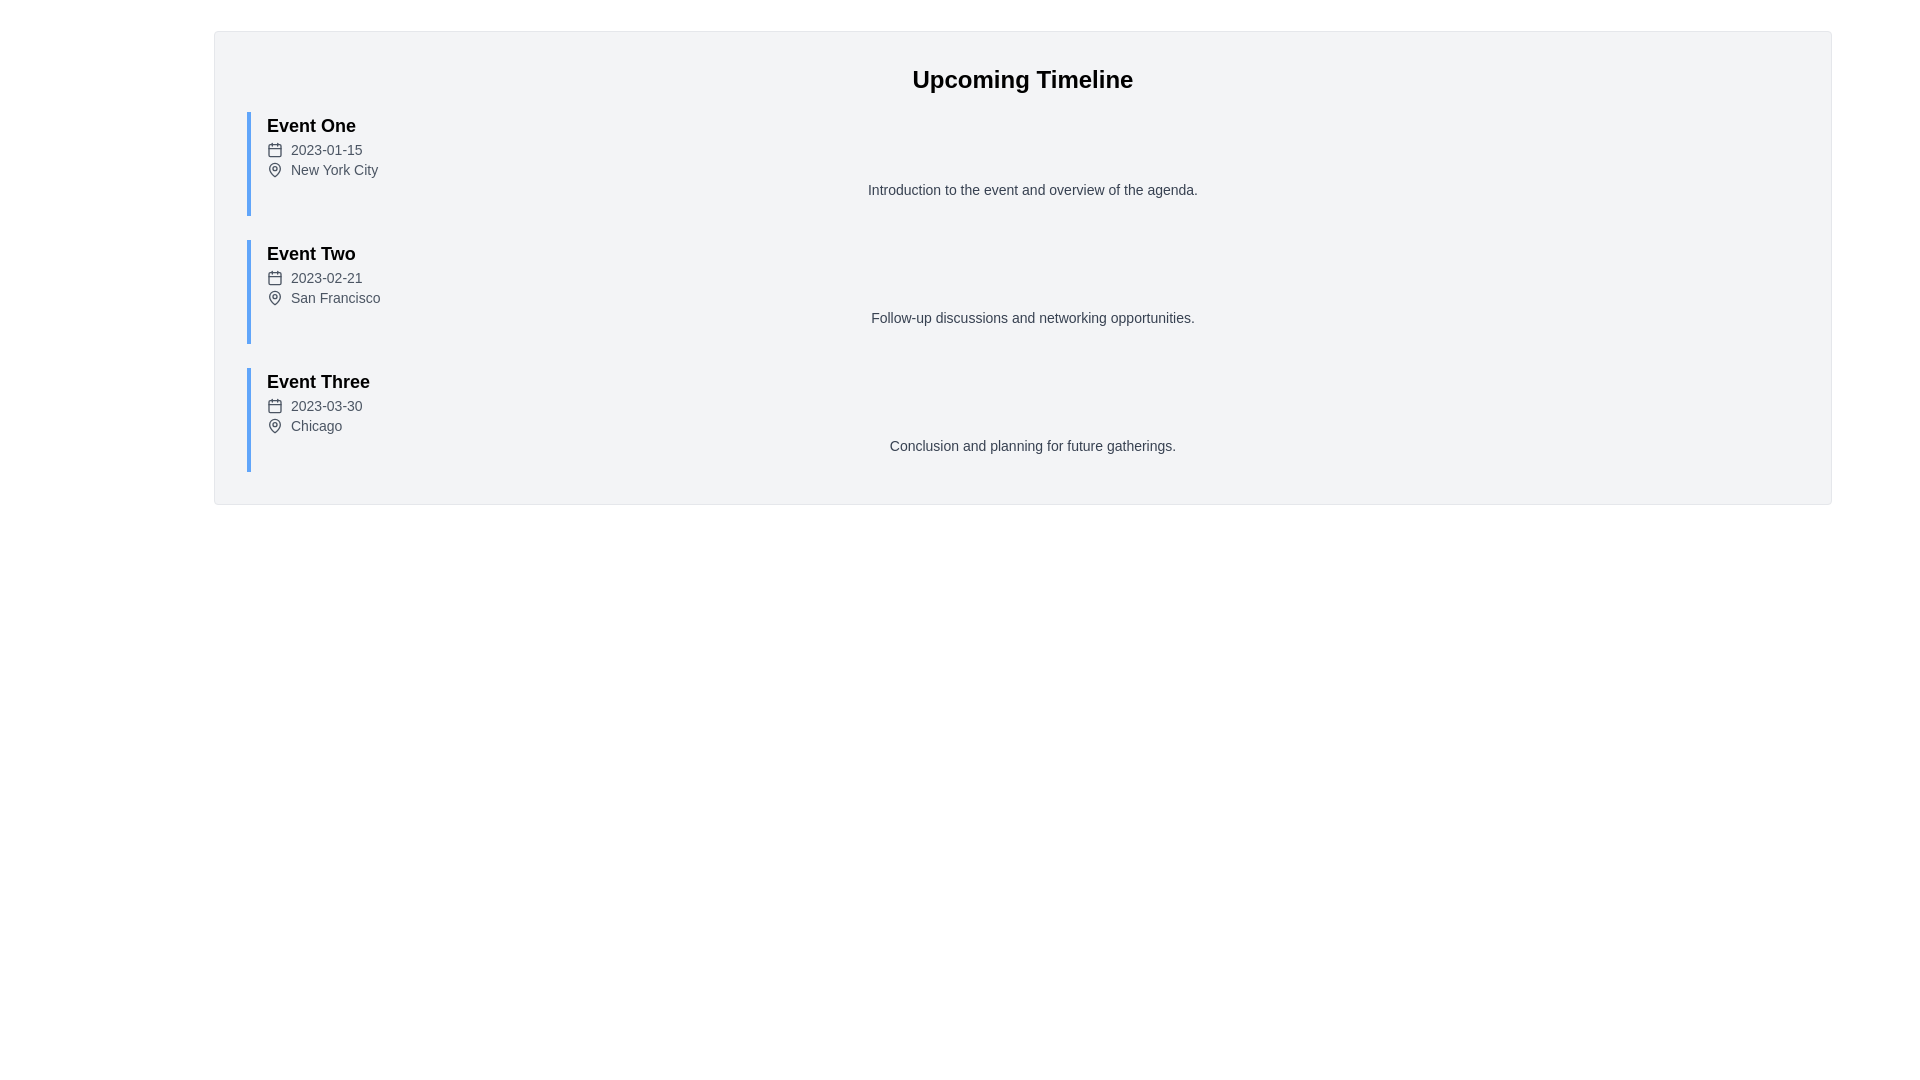 The width and height of the screenshot is (1920, 1080). I want to click on the text label displaying 'Event One' for accessibility purposes, so click(310, 126).